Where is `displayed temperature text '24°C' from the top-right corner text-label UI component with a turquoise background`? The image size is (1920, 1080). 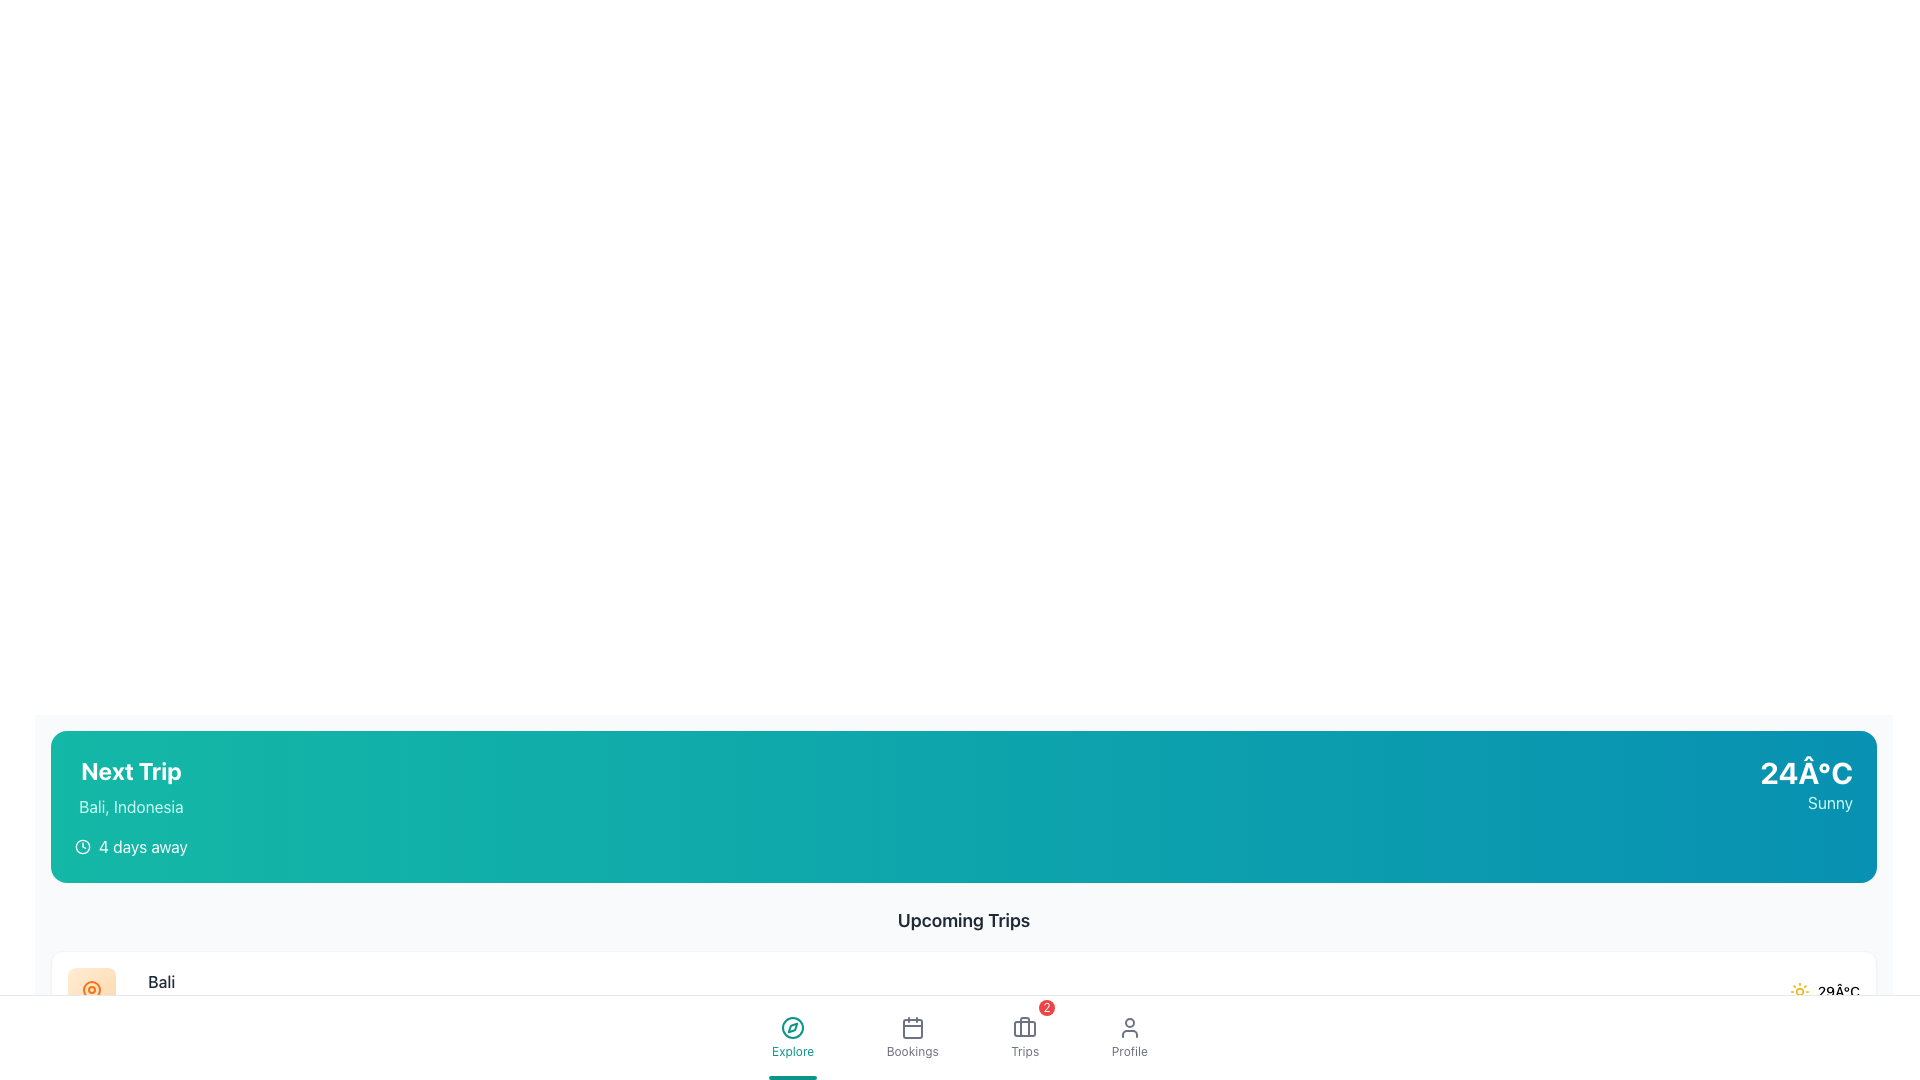
displayed temperature text '24°C' from the top-right corner text-label UI component with a turquoise background is located at coordinates (1806, 771).